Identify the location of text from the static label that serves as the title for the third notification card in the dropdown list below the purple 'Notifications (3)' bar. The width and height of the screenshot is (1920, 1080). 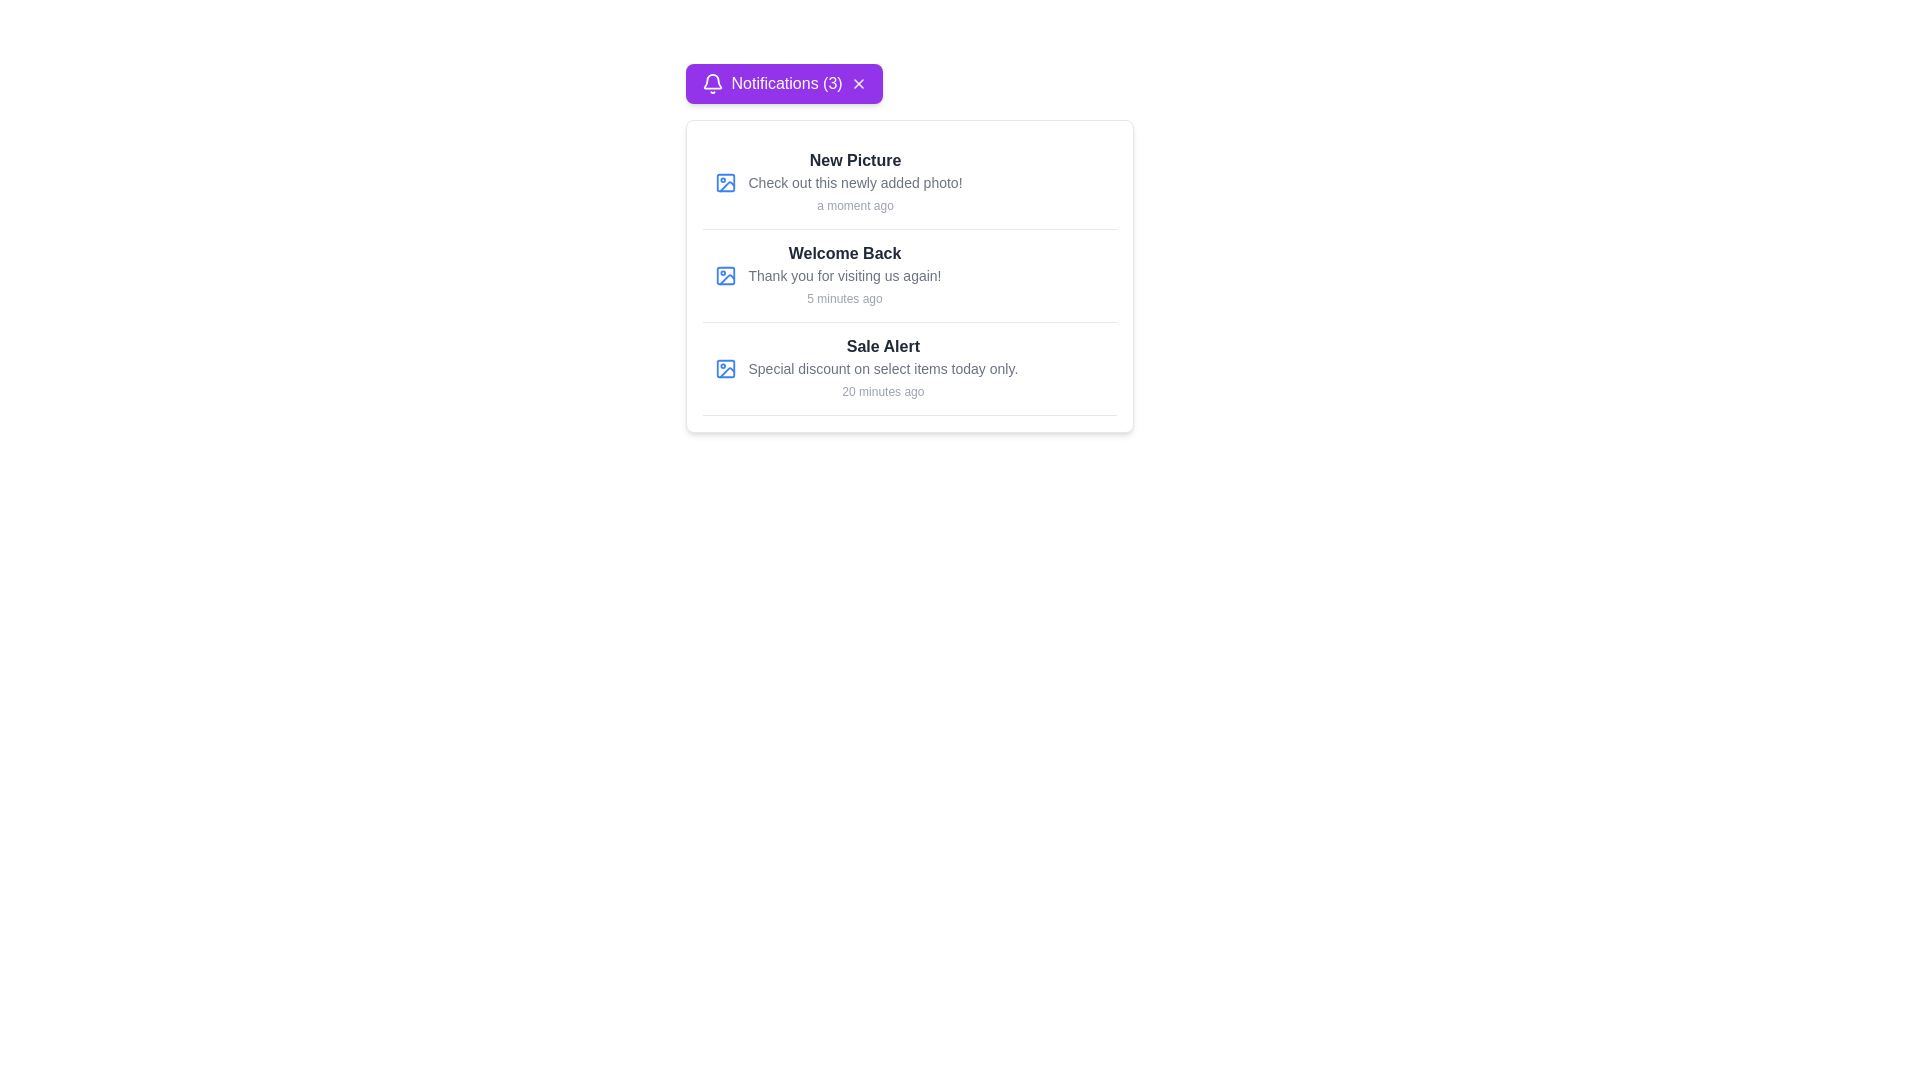
(882, 346).